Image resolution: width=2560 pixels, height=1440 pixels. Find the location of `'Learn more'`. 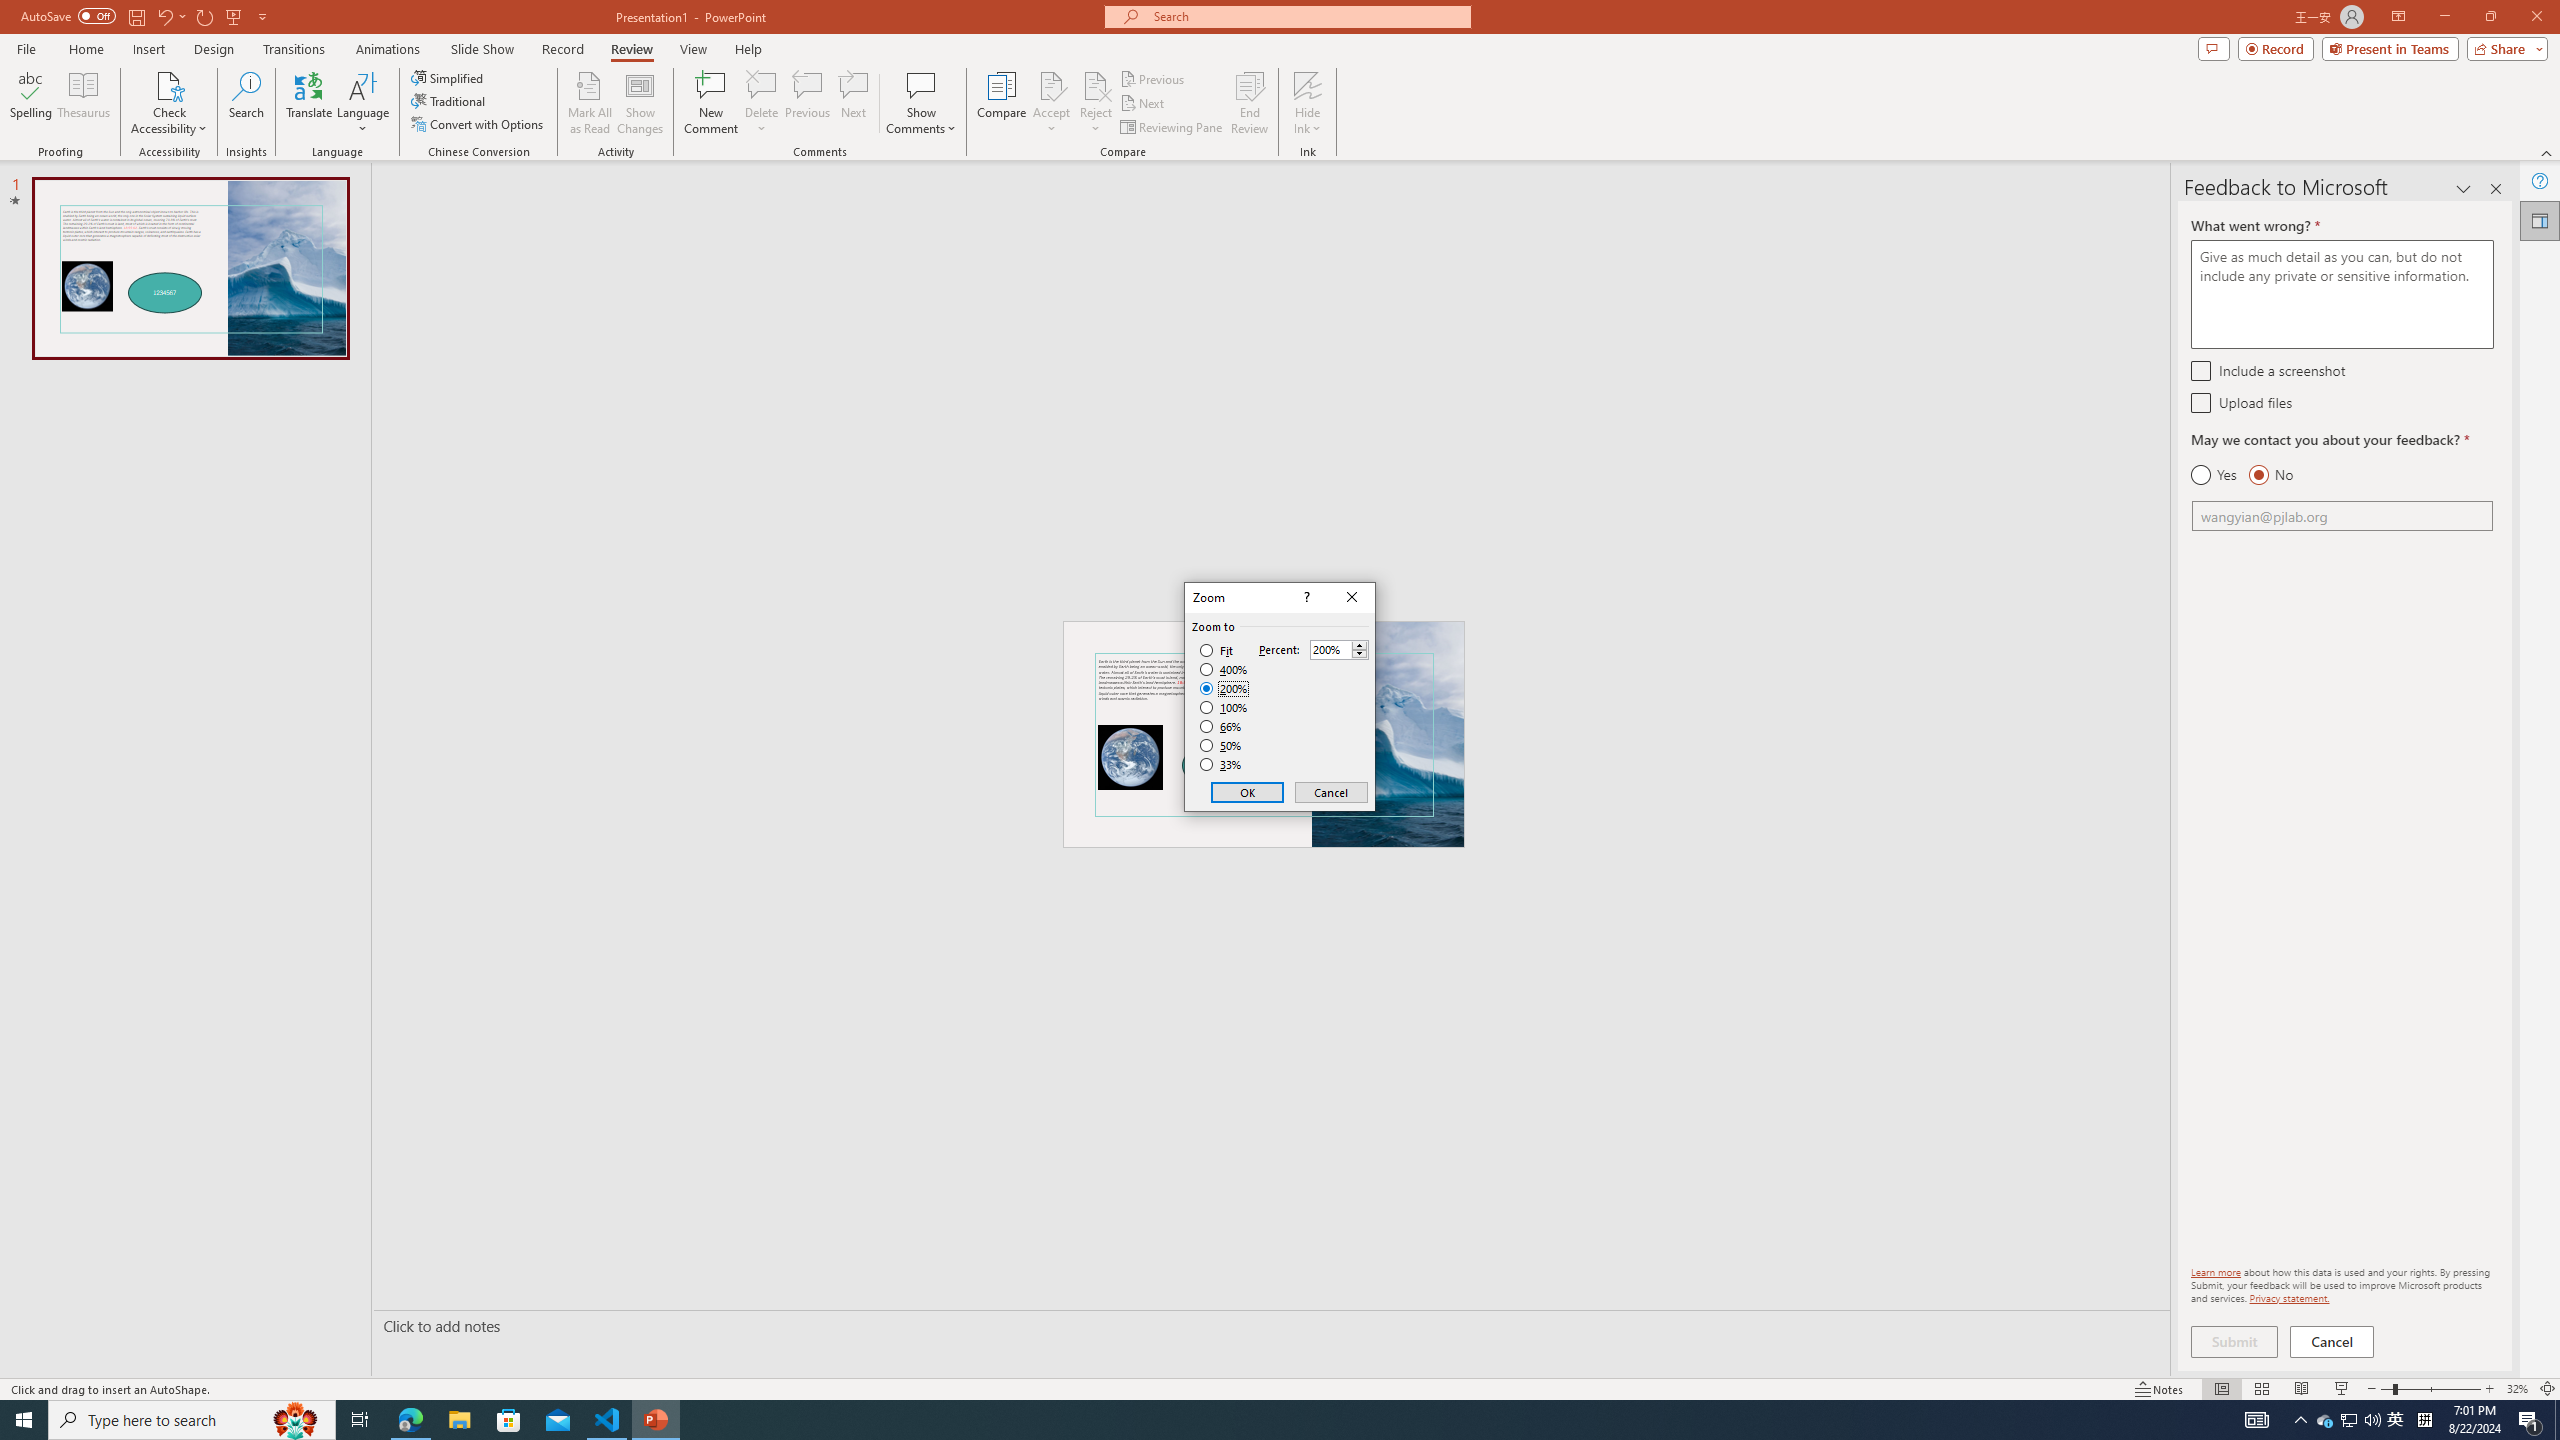

'Learn more' is located at coordinates (2215, 1271).